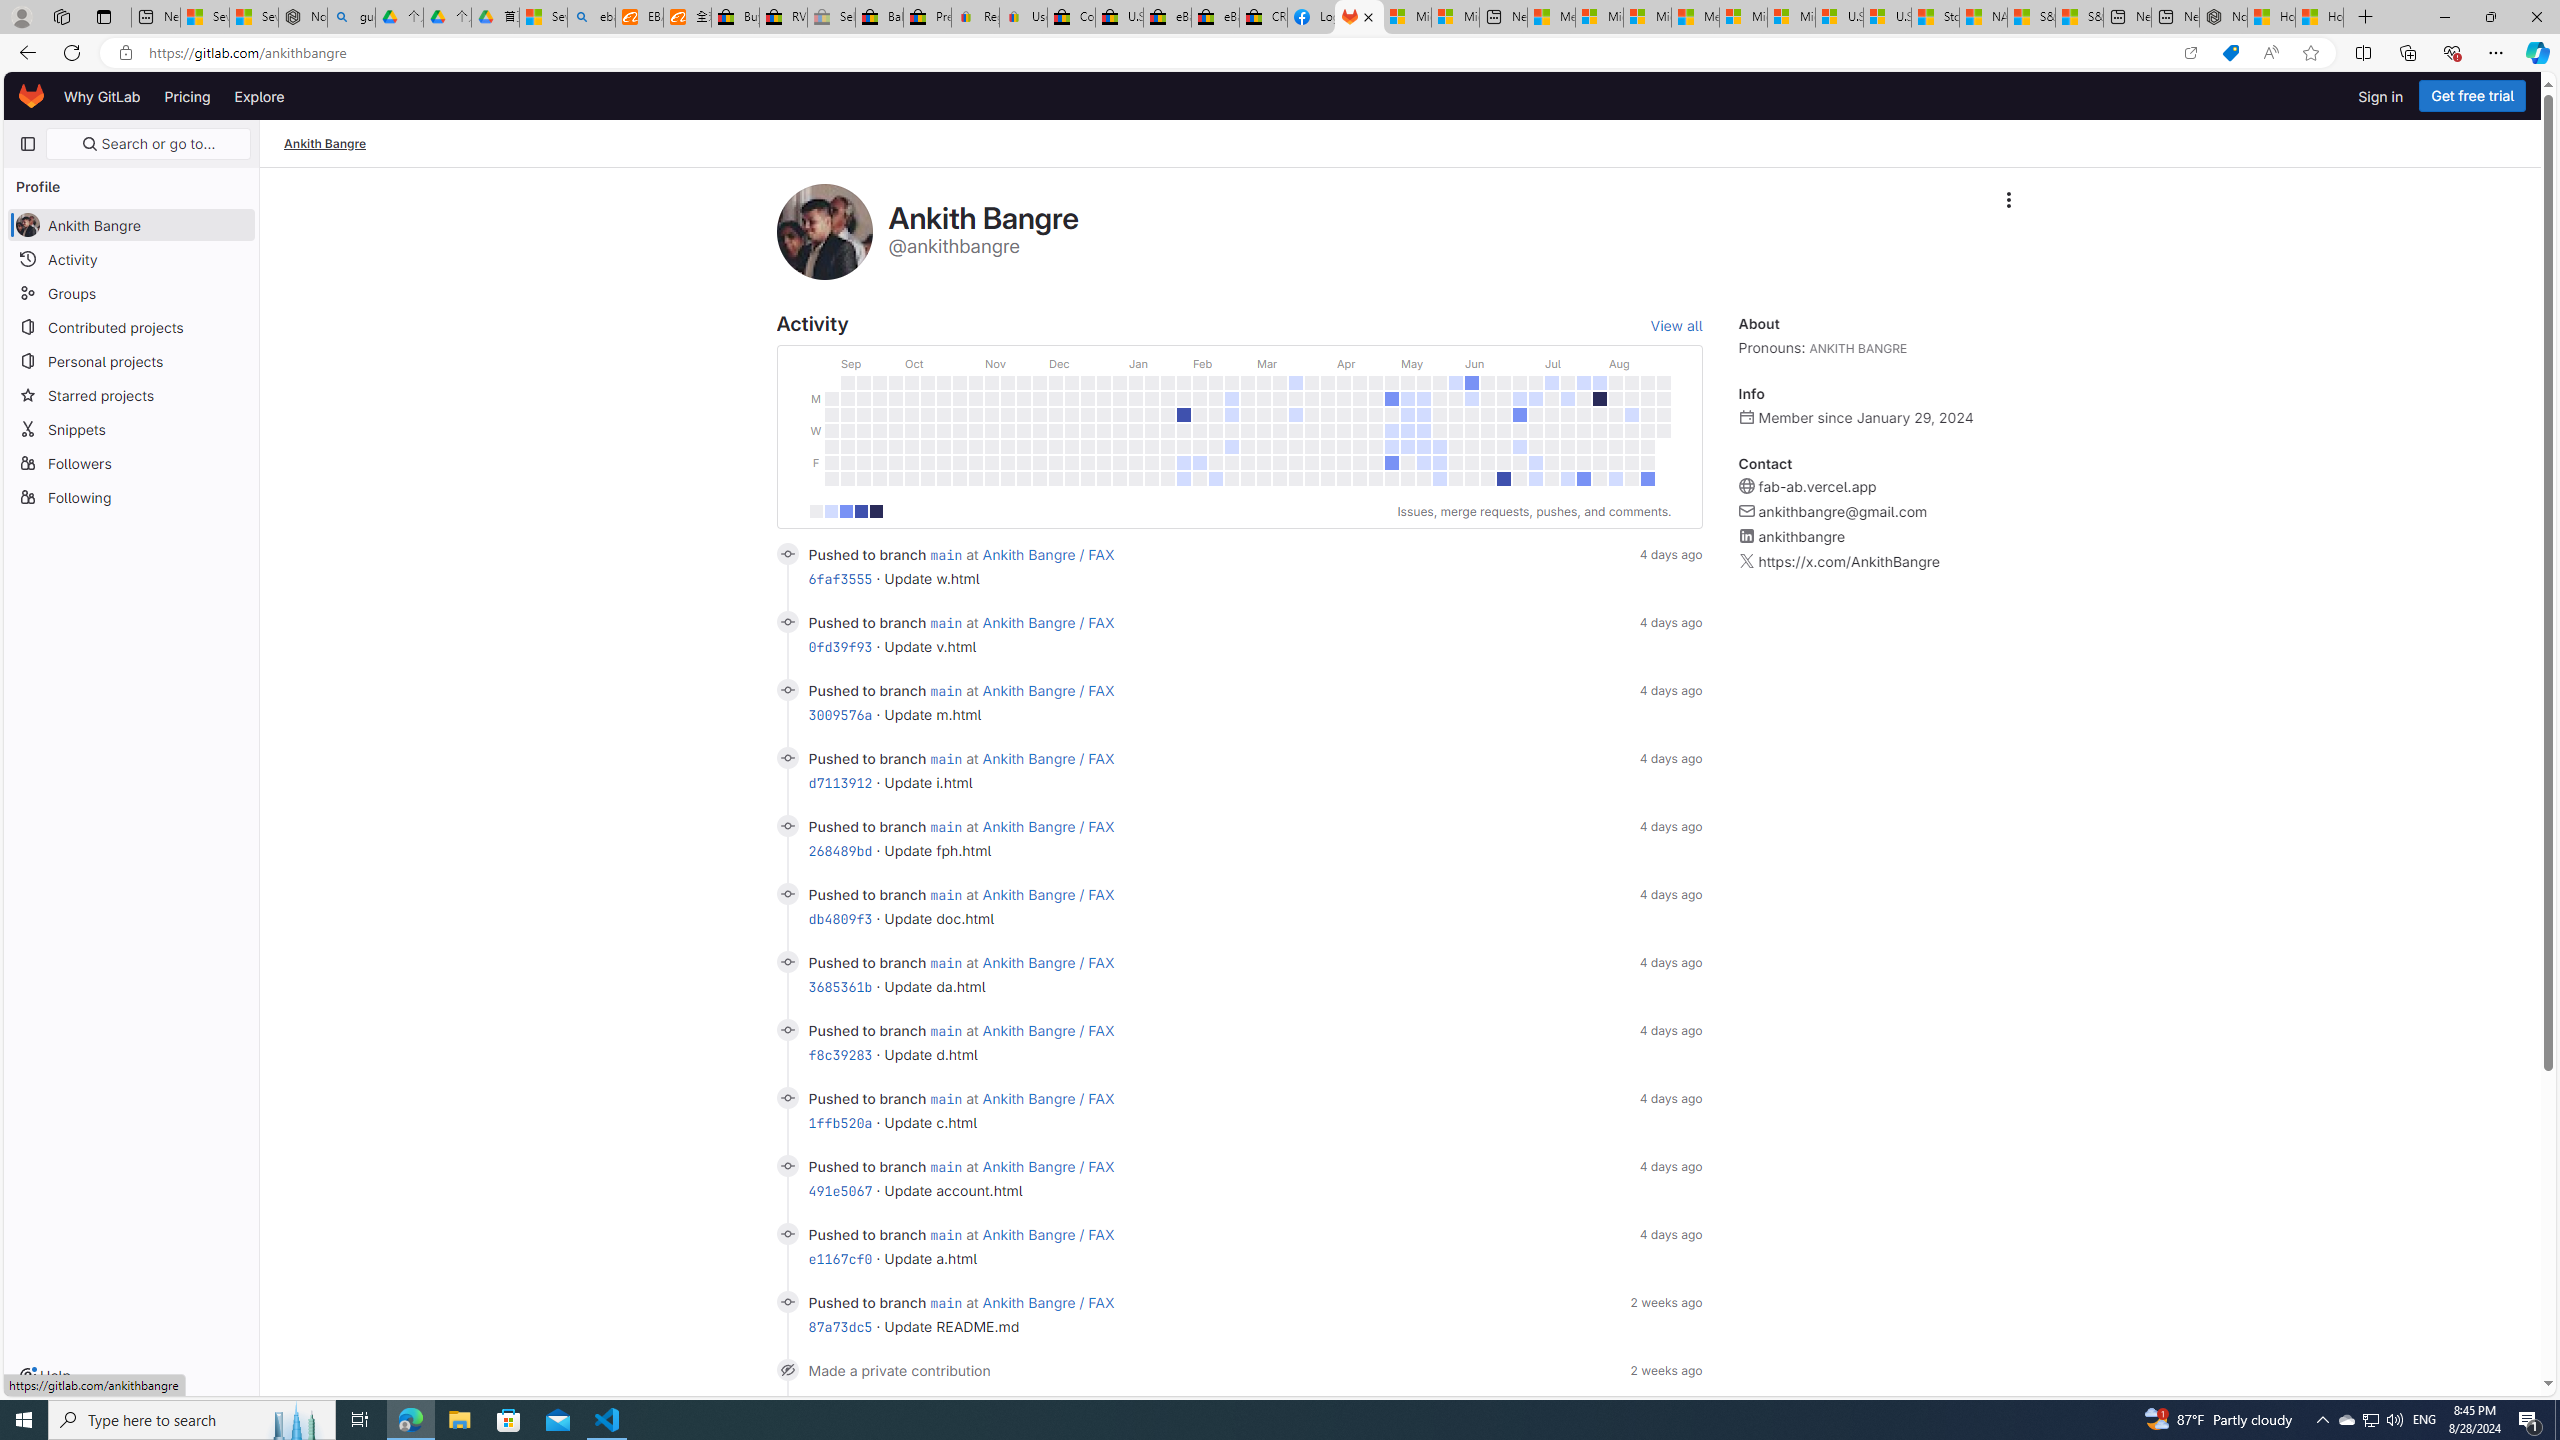 The width and height of the screenshot is (2560, 1440). What do you see at coordinates (2190, 53) in the screenshot?
I see `'Open in app'` at bounding box center [2190, 53].